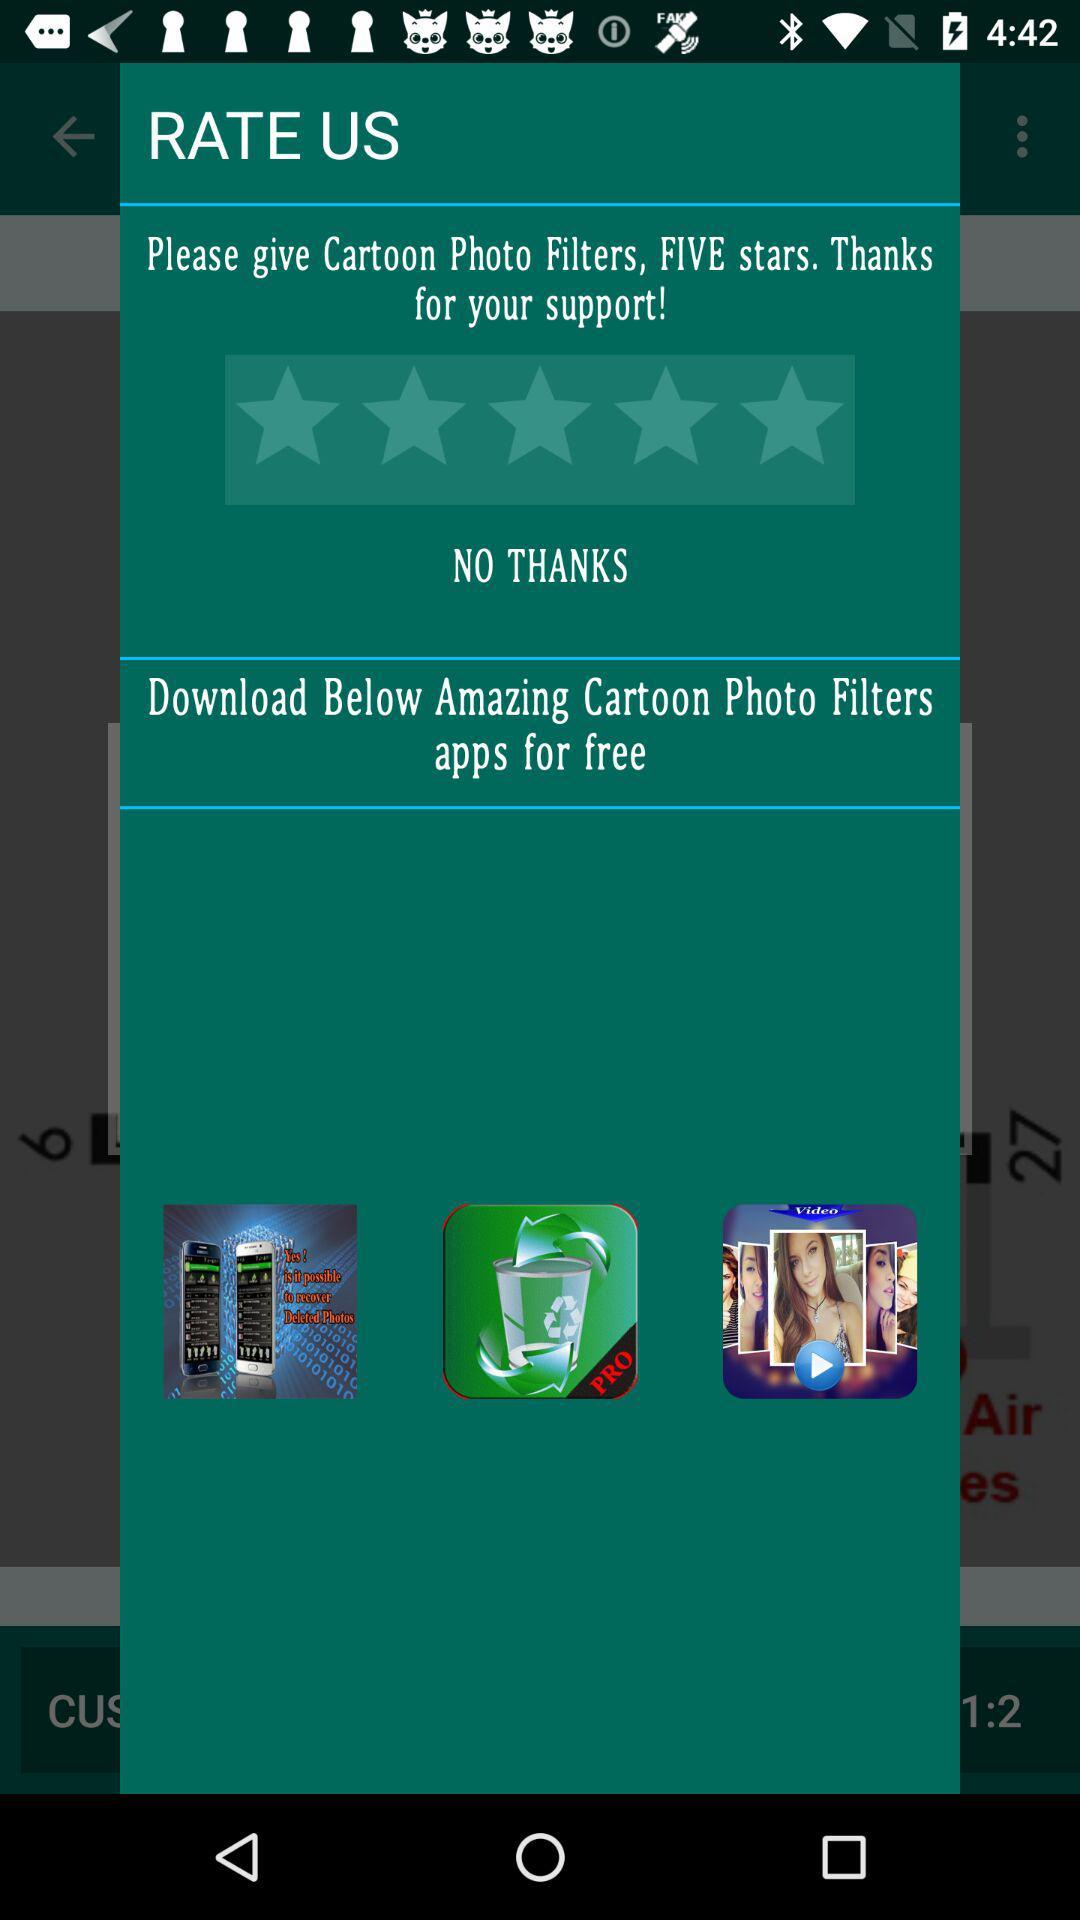 The height and width of the screenshot is (1920, 1080). Describe the element at coordinates (259, 1301) in the screenshot. I see `advert` at that location.